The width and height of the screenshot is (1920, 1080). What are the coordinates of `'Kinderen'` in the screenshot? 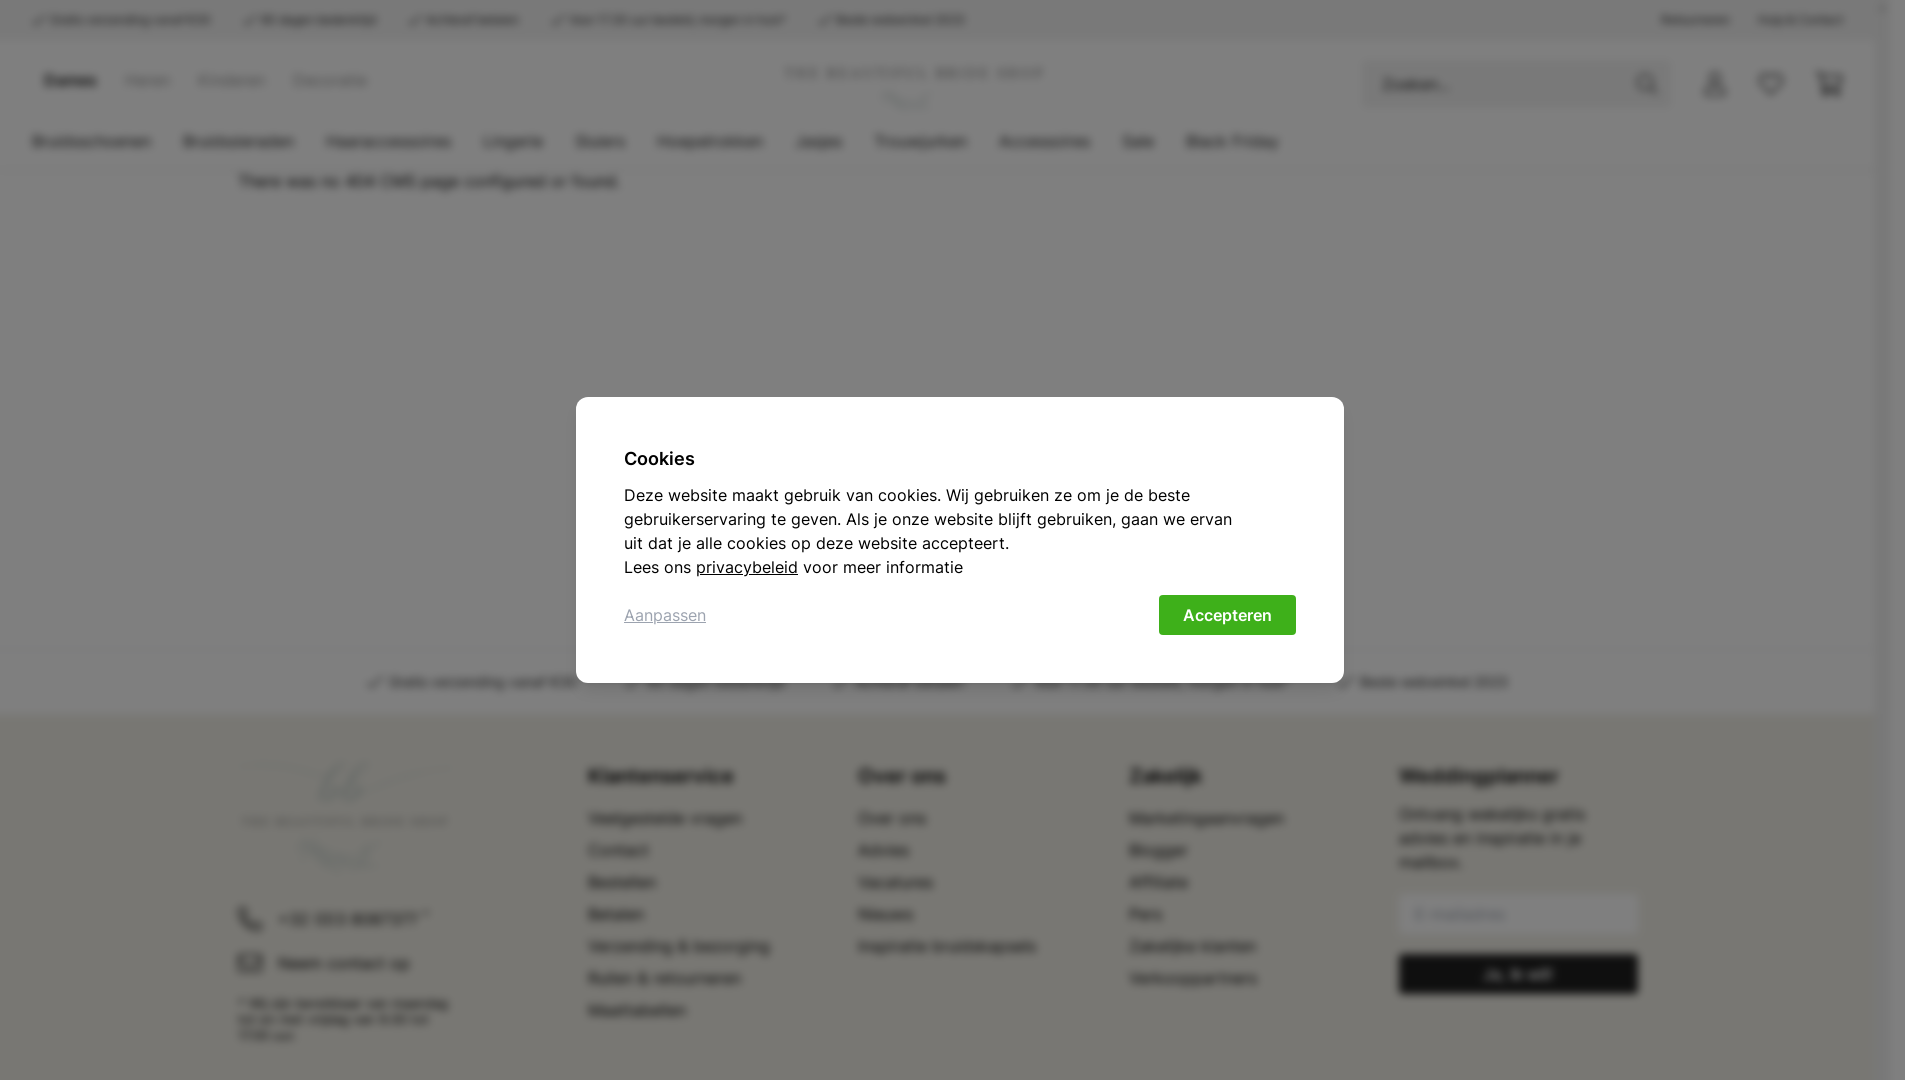 It's located at (231, 79).